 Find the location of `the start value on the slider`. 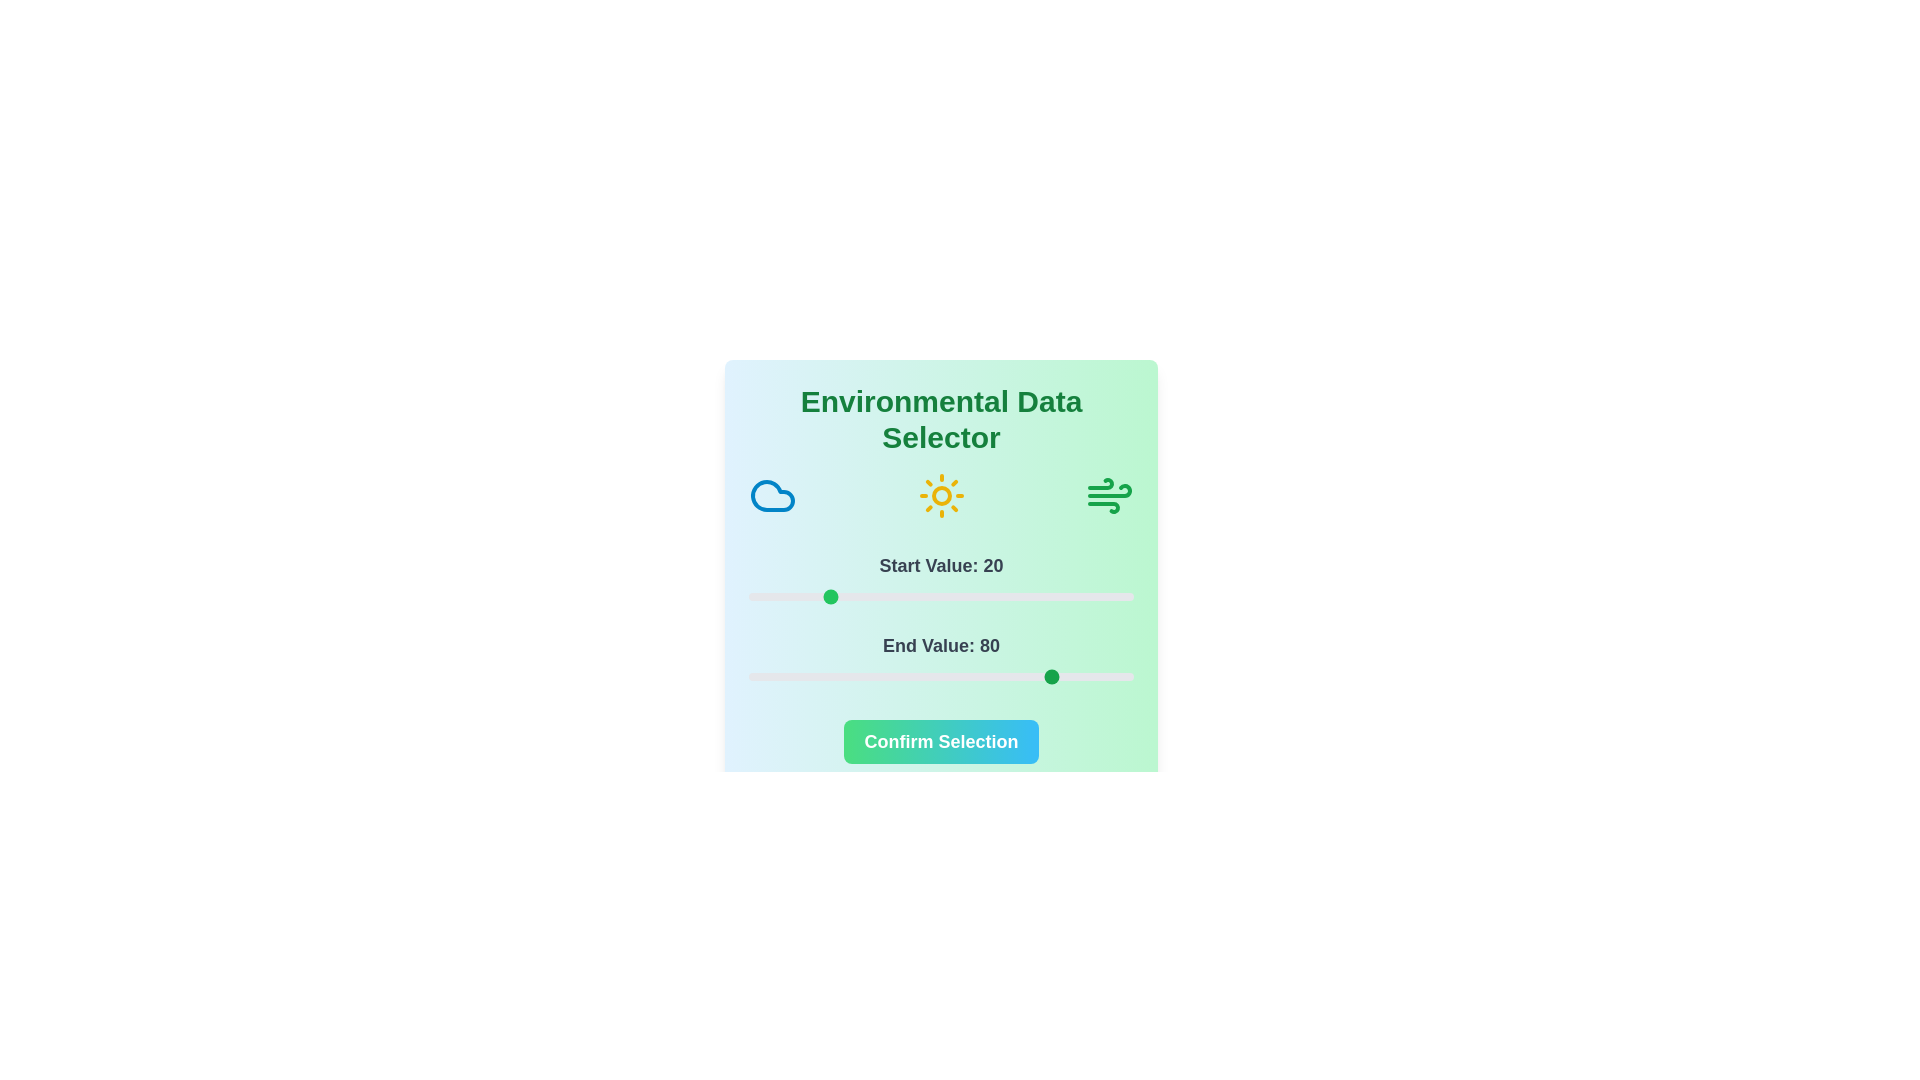

the start value on the slider is located at coordinates (771, 596).